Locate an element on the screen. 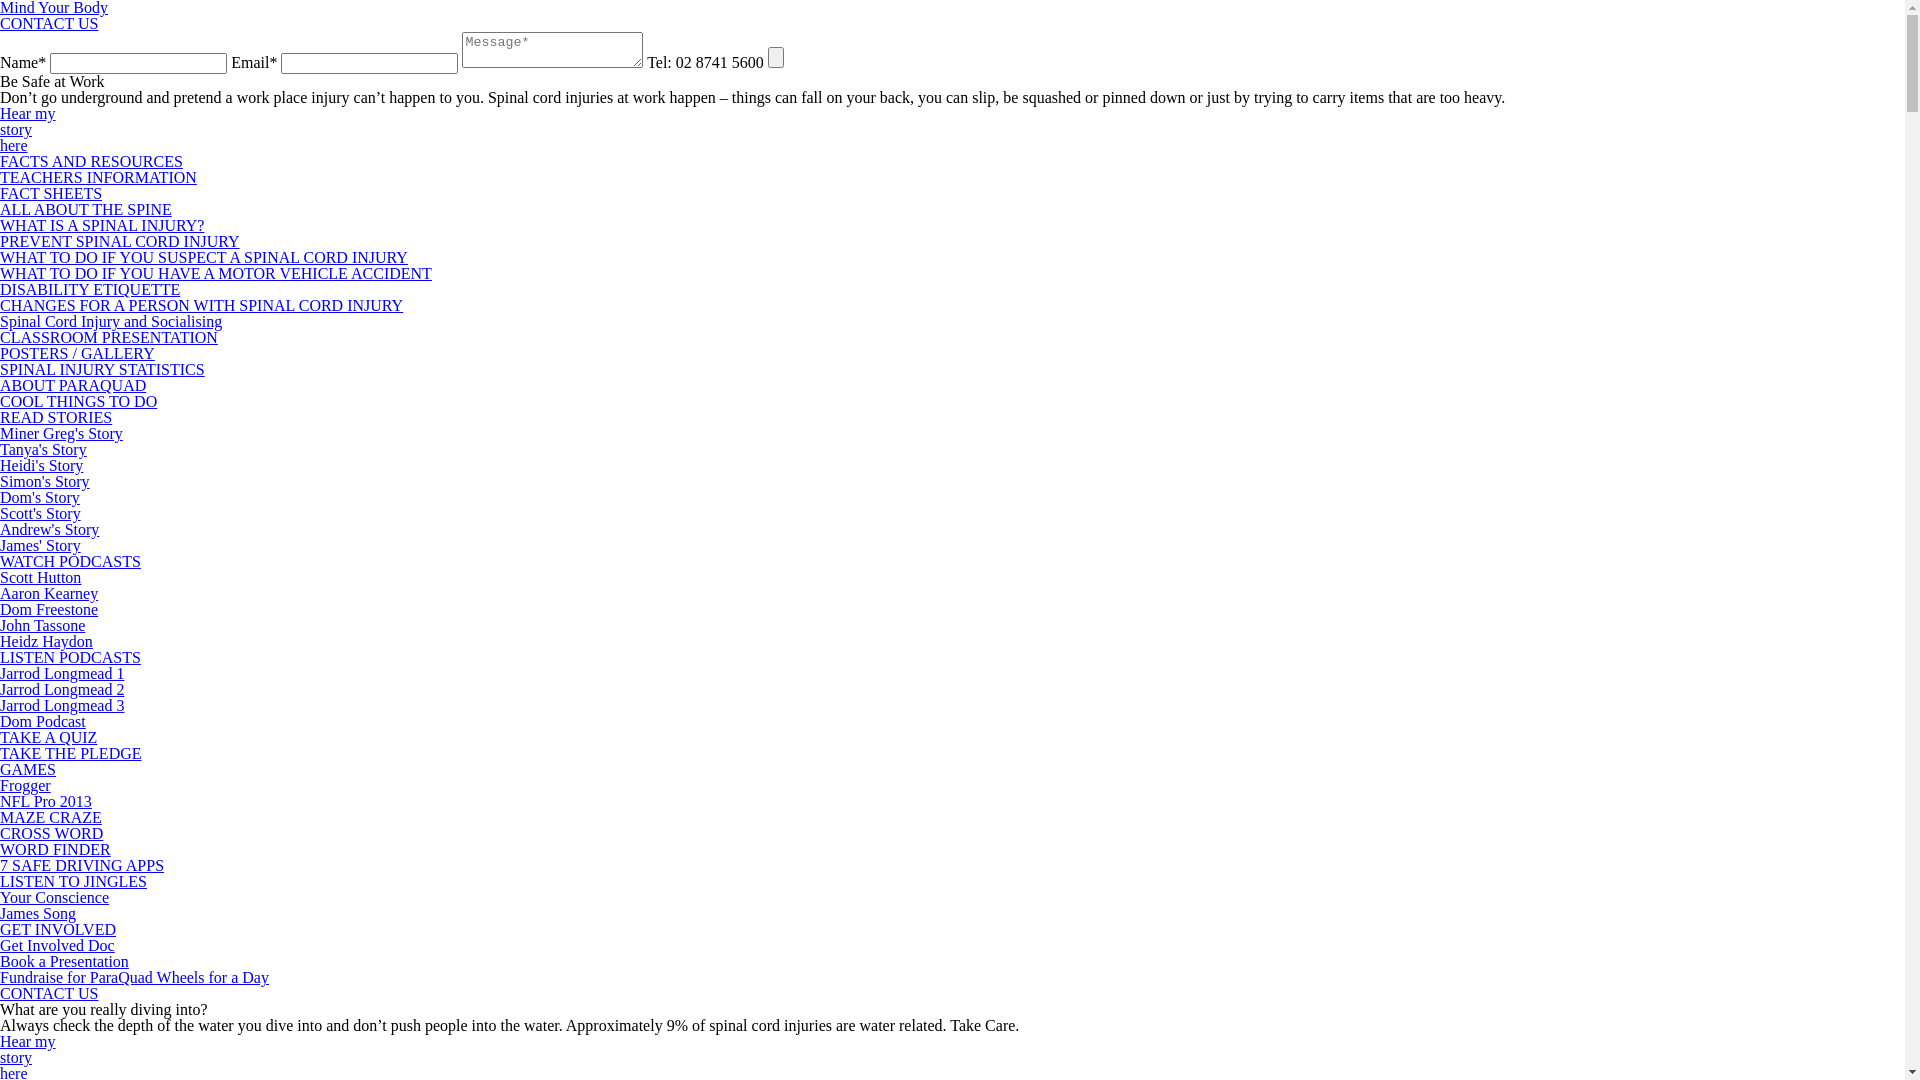 The width and height of the screenshot is (1920, 1080). 'Jarrod Longmead 2' is located at coordinates (62, 688).